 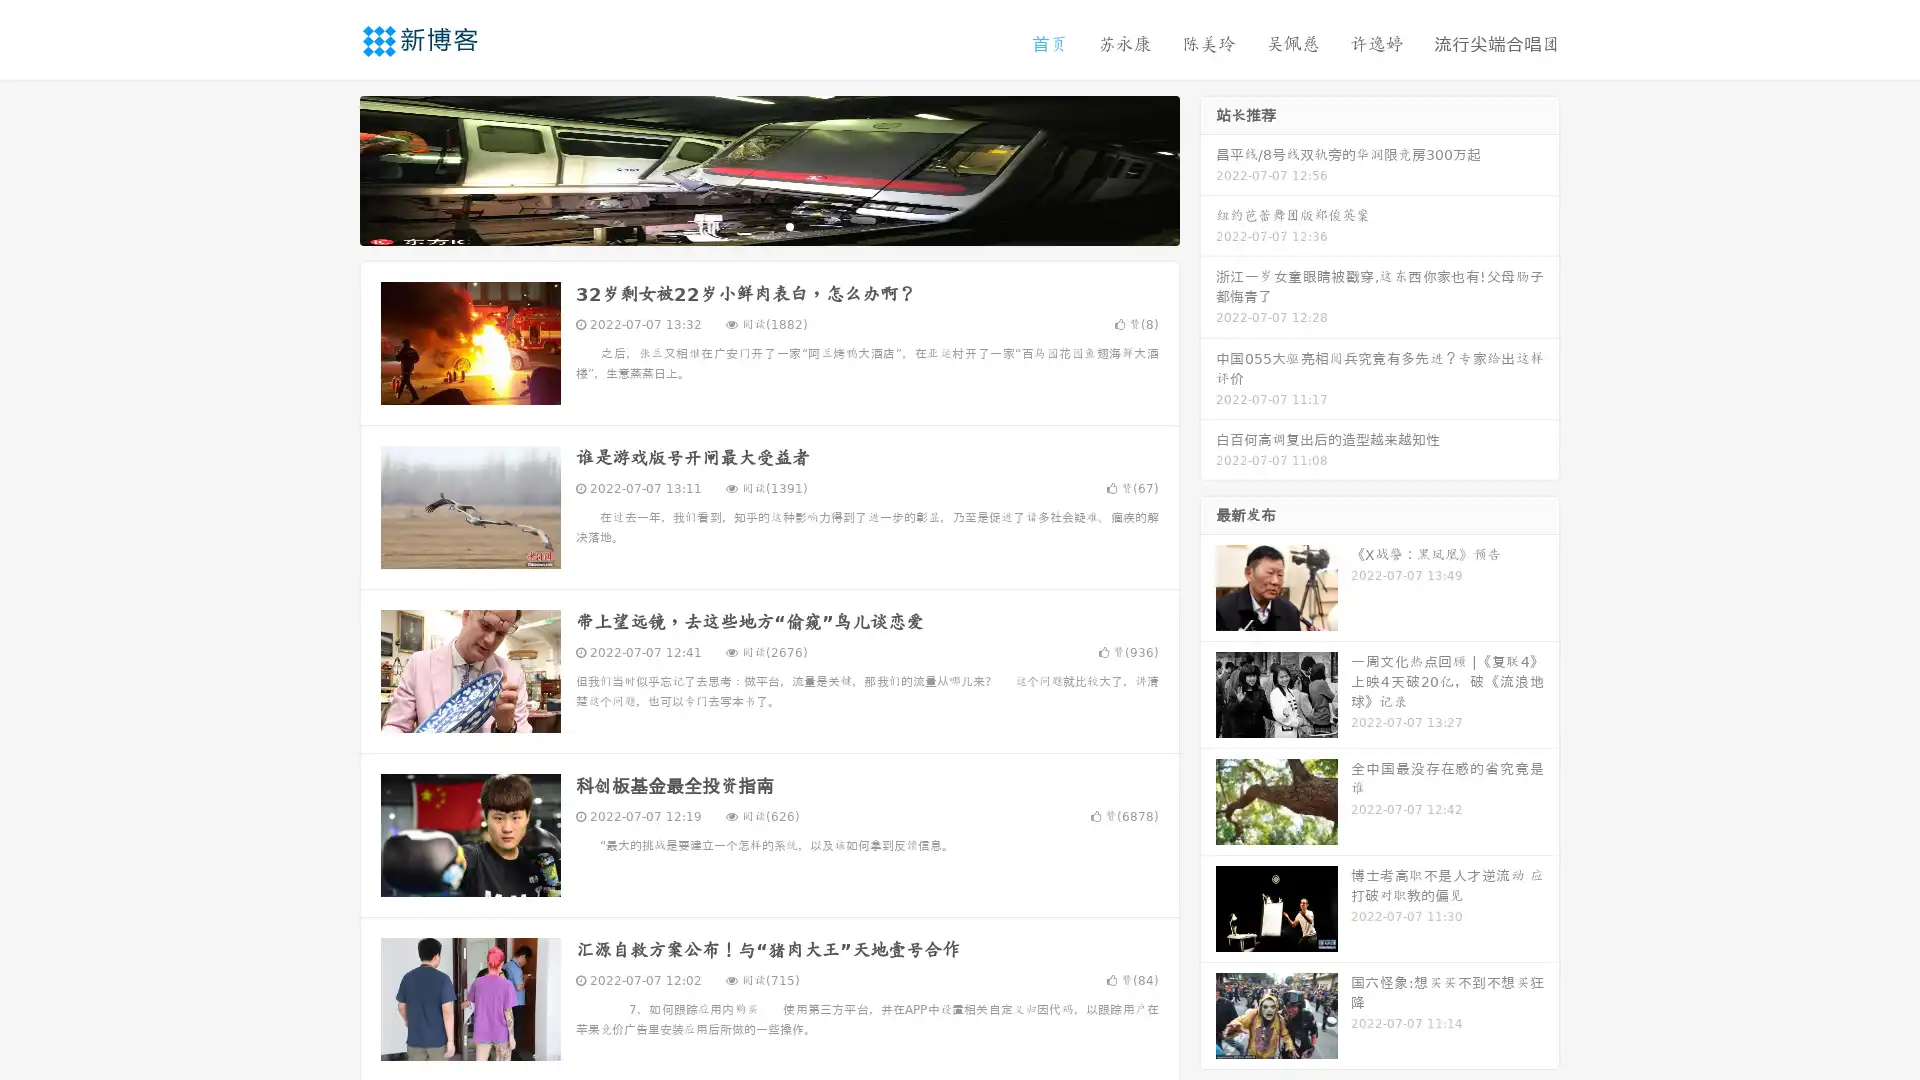 What do you see at coordinates (330, 168) in the screenshot?
I see `Previous slide` at bounding box center [330, 168].